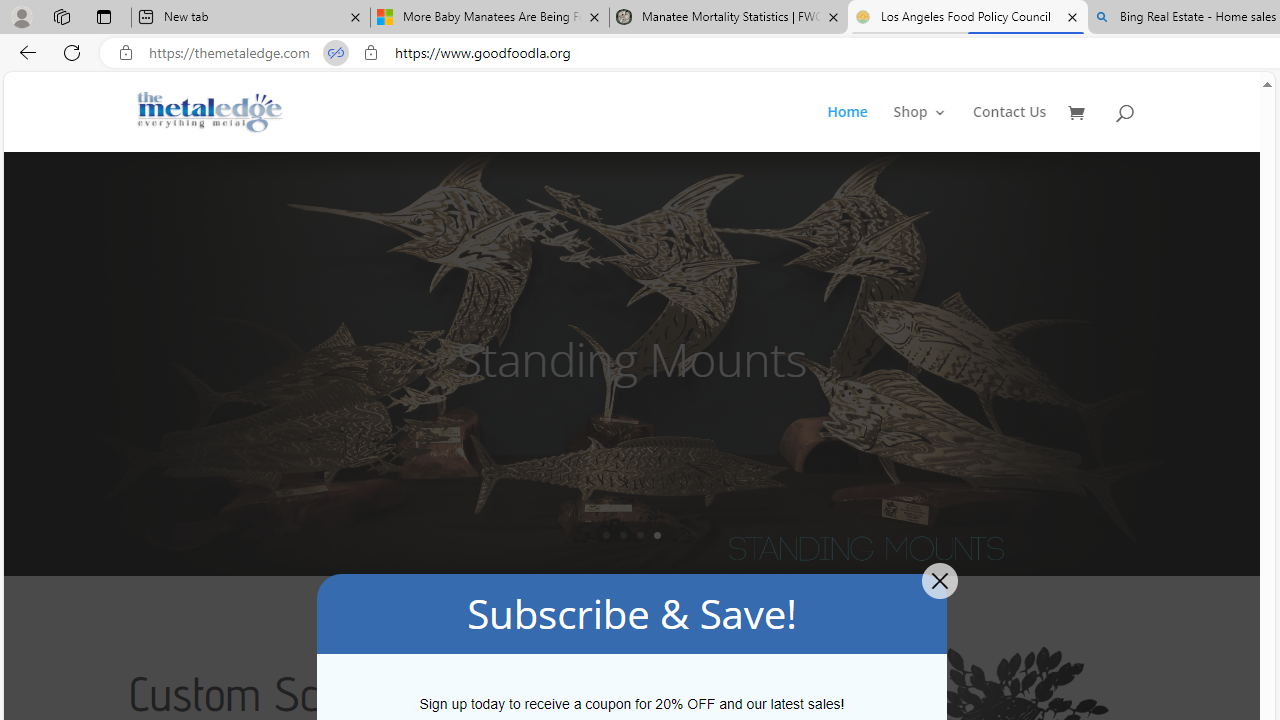 The image size is (1280, 720). Describe the element at coordinates (605, 534) in the screenshot. I see `'1'` at that location.